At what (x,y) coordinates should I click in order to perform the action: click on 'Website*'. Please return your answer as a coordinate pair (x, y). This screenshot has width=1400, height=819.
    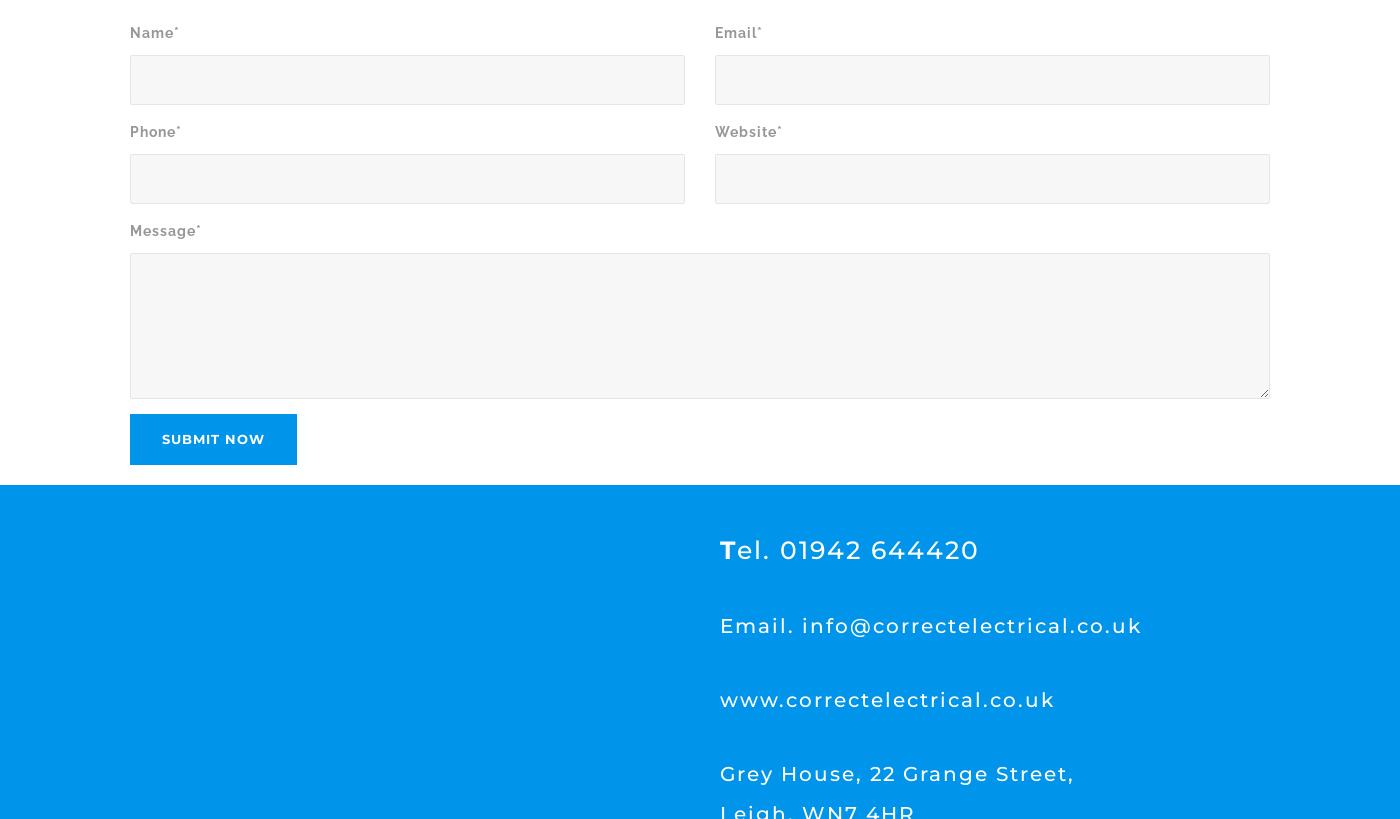
    Looking at the image, I should click on (749, 131).